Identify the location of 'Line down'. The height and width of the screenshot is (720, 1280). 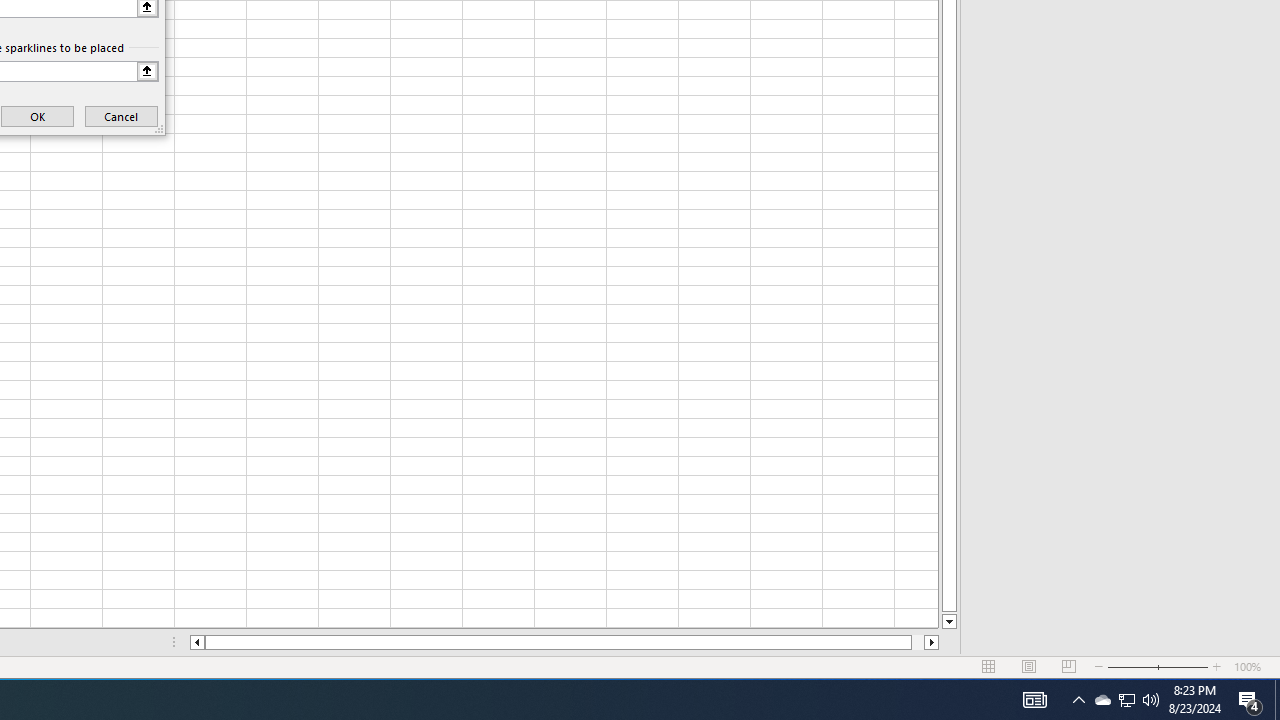
(948, 621).